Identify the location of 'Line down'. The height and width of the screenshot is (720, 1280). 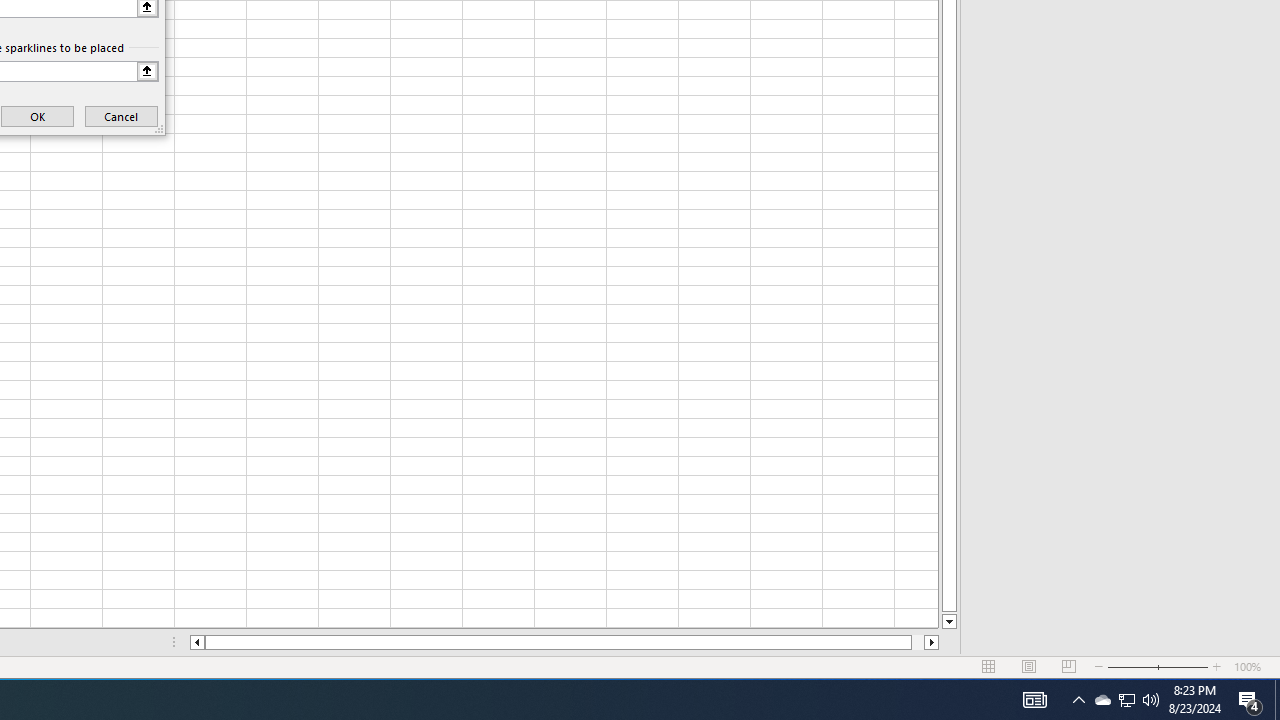
(948, 621).